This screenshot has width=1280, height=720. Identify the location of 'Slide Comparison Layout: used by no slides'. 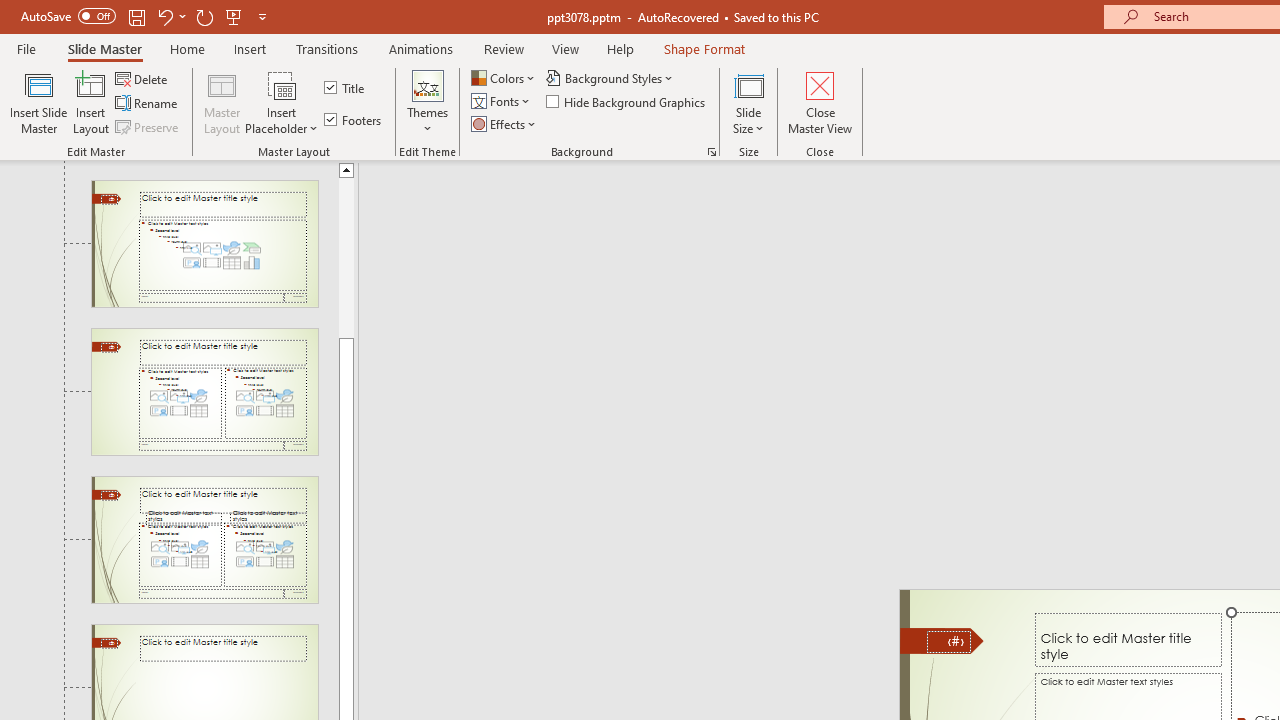
(204, 540).